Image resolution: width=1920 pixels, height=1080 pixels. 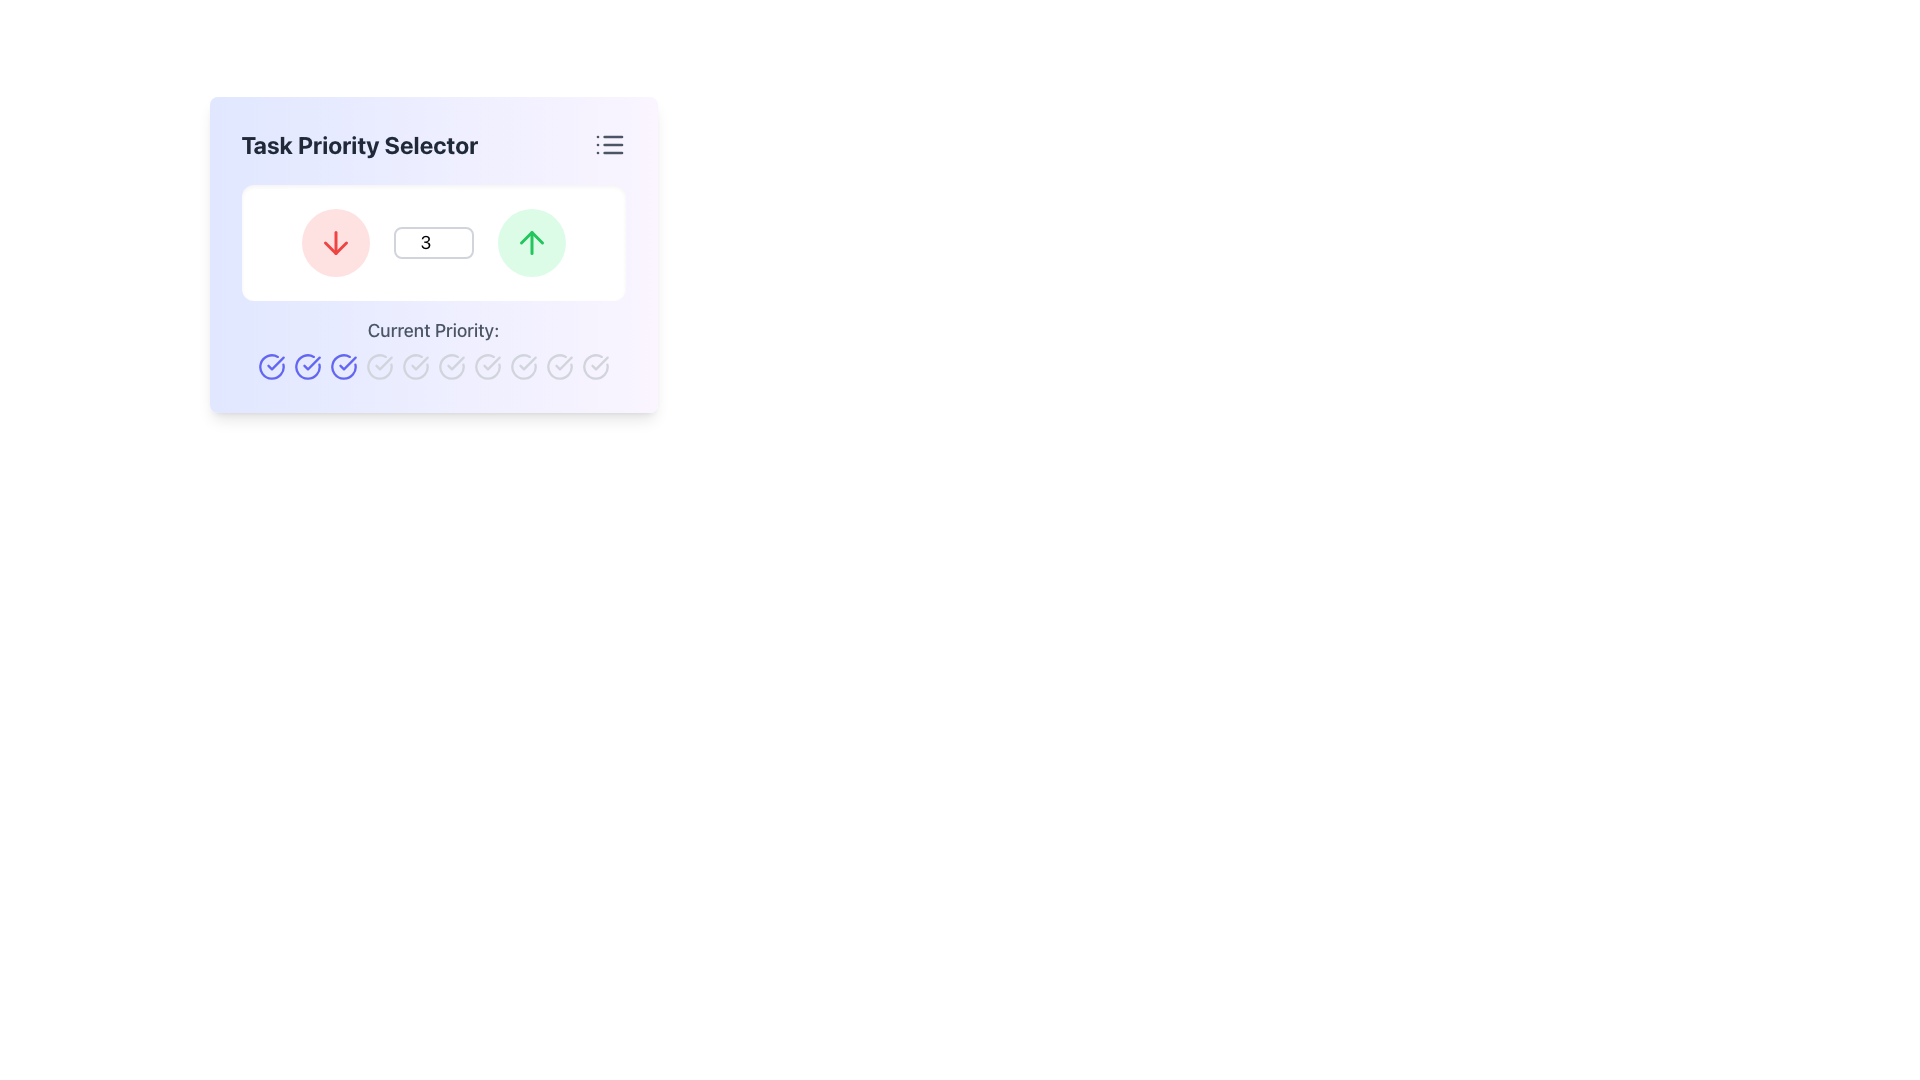 I want to click on the priority level indicator icon, which is the seventh from the left in a horizontal sequence of priority icons, so click(x=450, y=366).